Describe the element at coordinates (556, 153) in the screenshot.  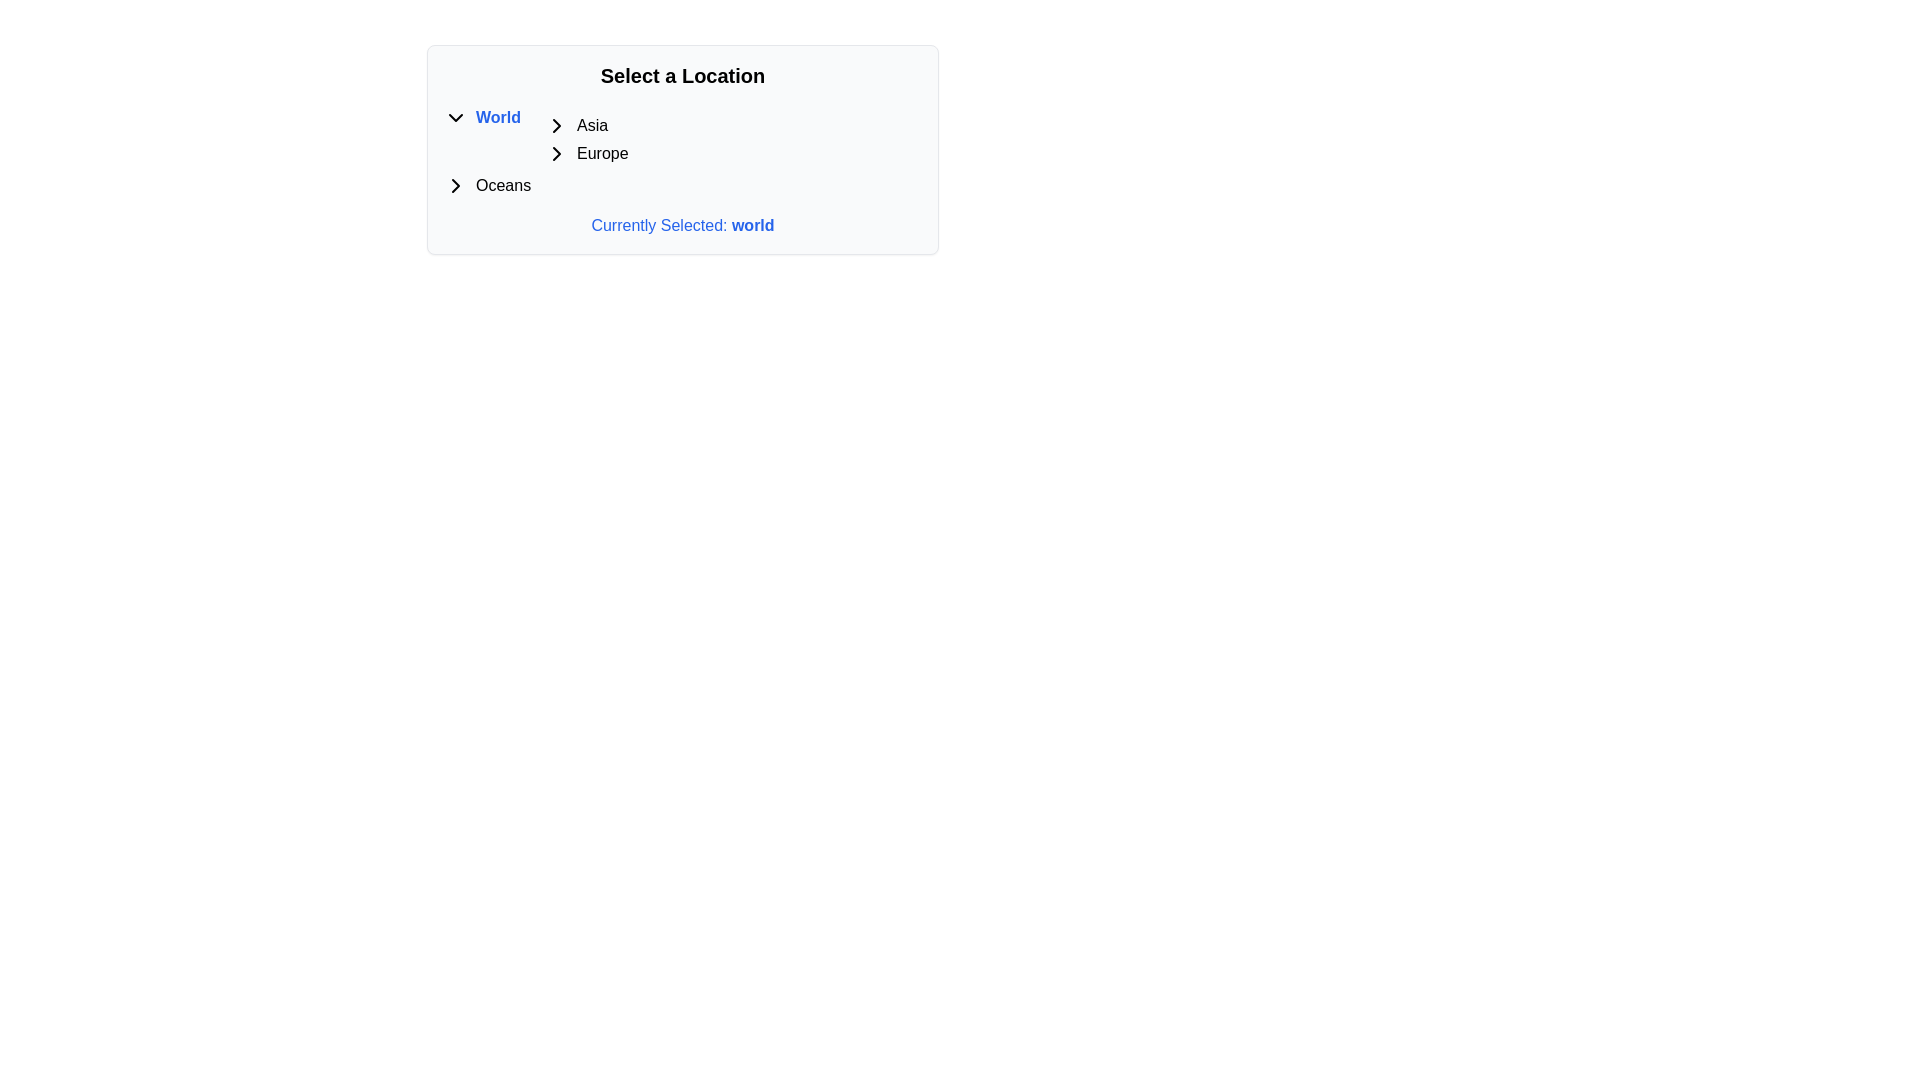
I see `the rightward-pointing arrow icon button located to the immediate left of the 'Europe' text in the selectable locations list` at that location.